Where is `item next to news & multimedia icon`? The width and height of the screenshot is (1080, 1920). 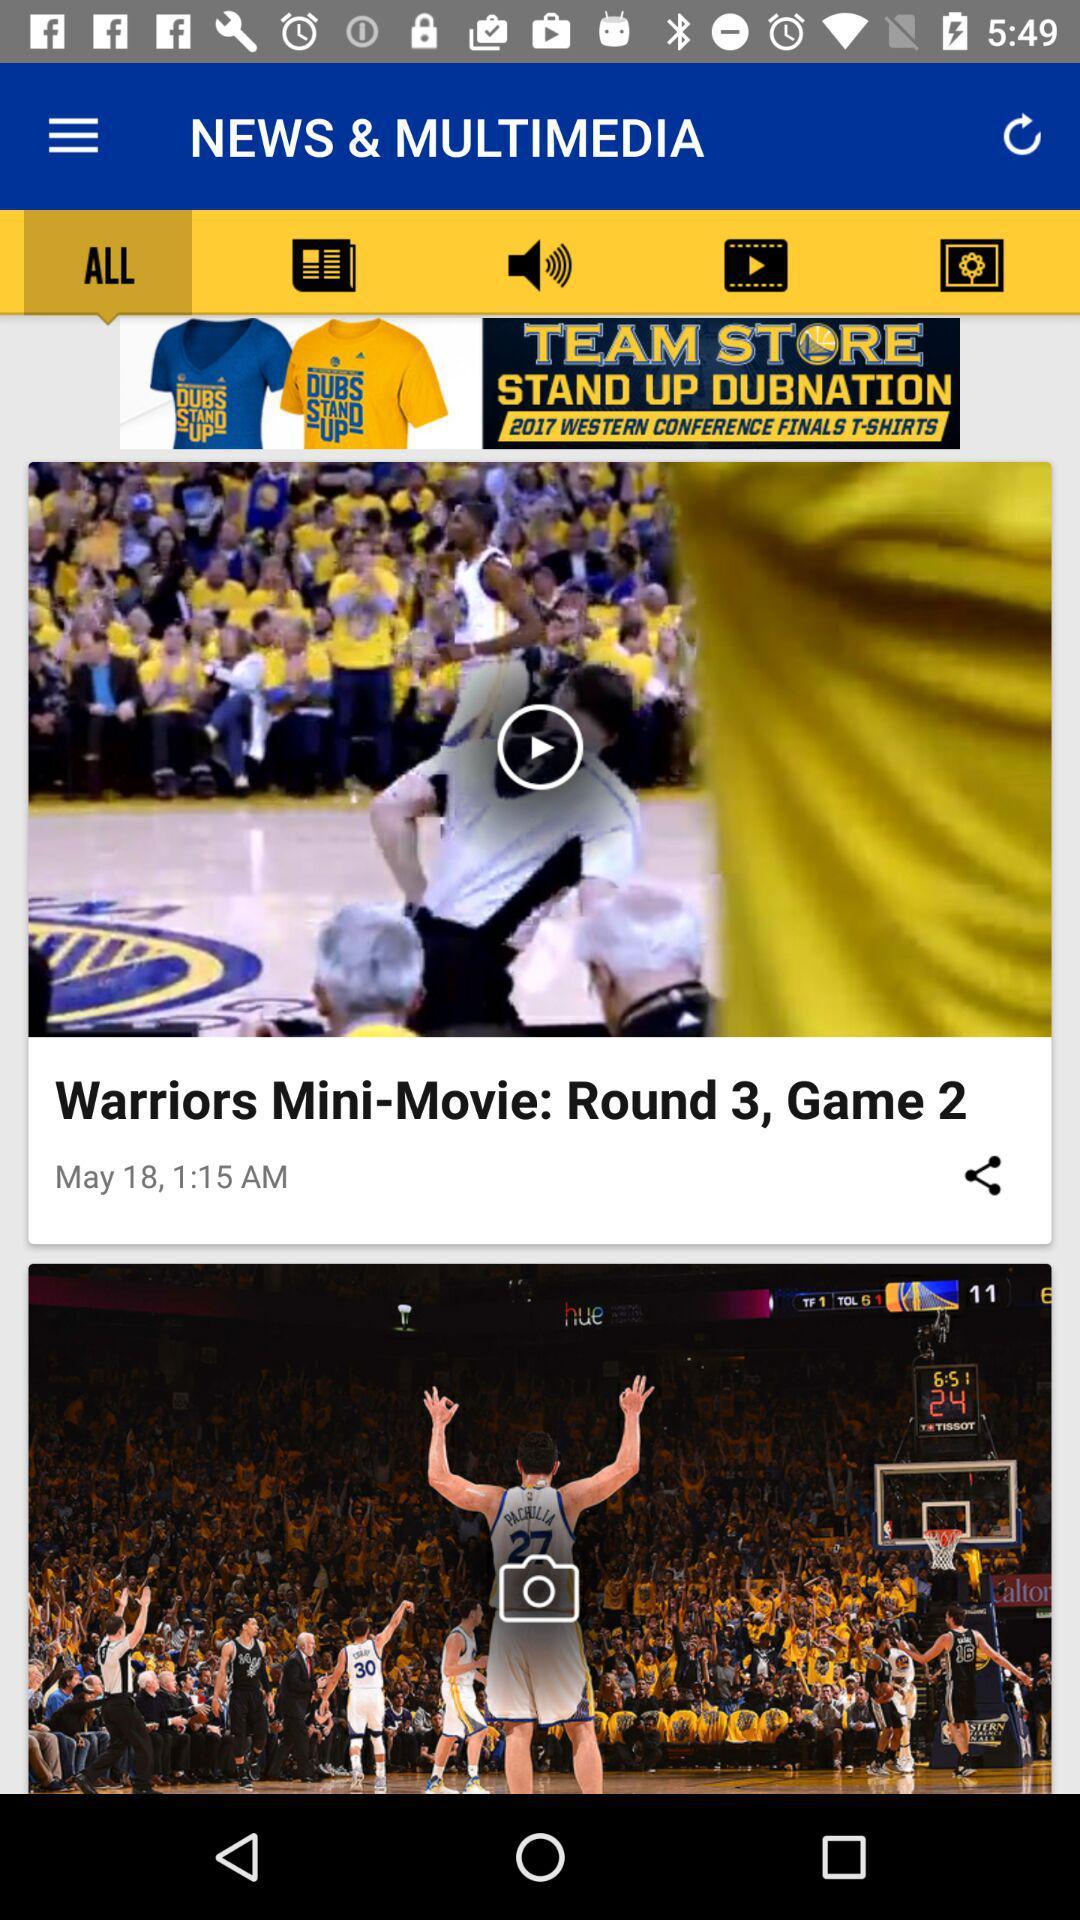 item next to news & multimedia icon is located at coordinates (72, 135).